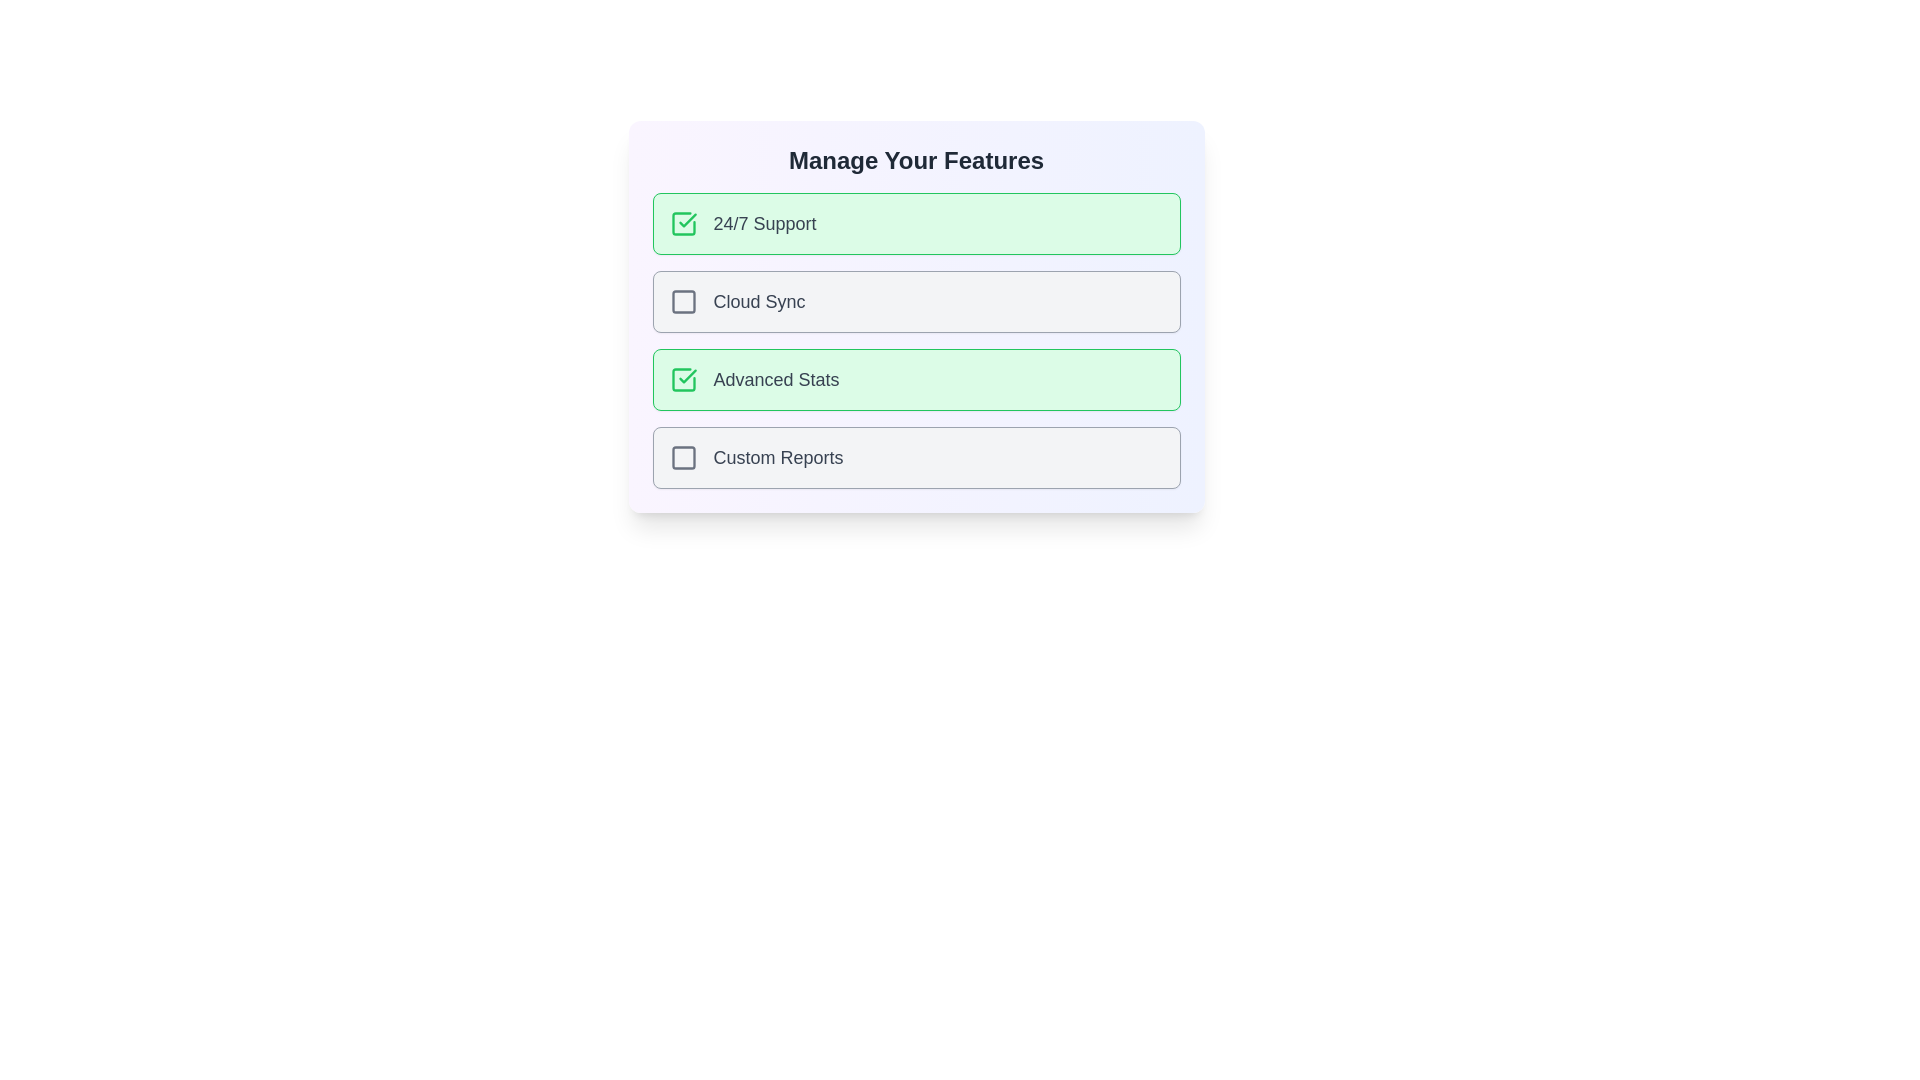 This screenshot has width=1920, height=1080. What do you see at coordinates (915, 160) in the screenshot?
I see `the Text header that says 'Manage Your Features', which is prominently styled and positioned at the top of the section` at bounding box center [915, 160].